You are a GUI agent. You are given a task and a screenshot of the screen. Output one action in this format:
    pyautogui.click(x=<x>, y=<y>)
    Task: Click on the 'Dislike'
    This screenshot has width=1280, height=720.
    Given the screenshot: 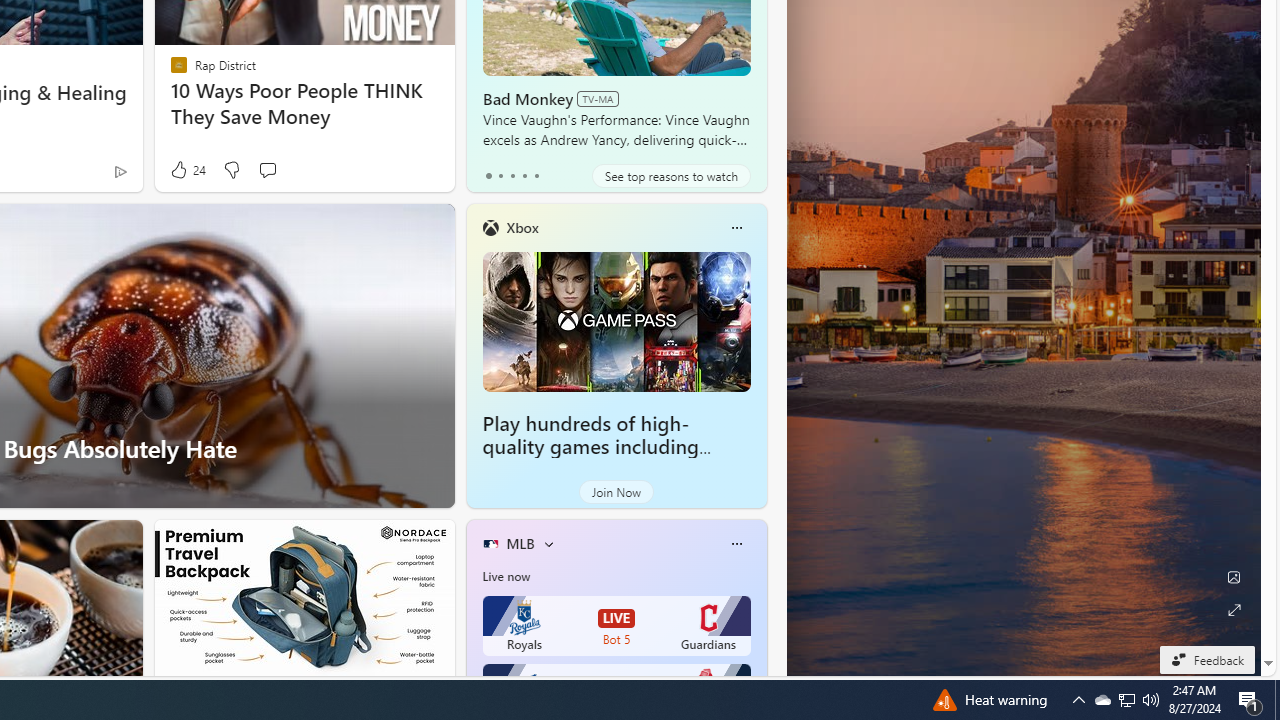 What is the action you would take?
    pyautogui.click(x=231, y=169)
    